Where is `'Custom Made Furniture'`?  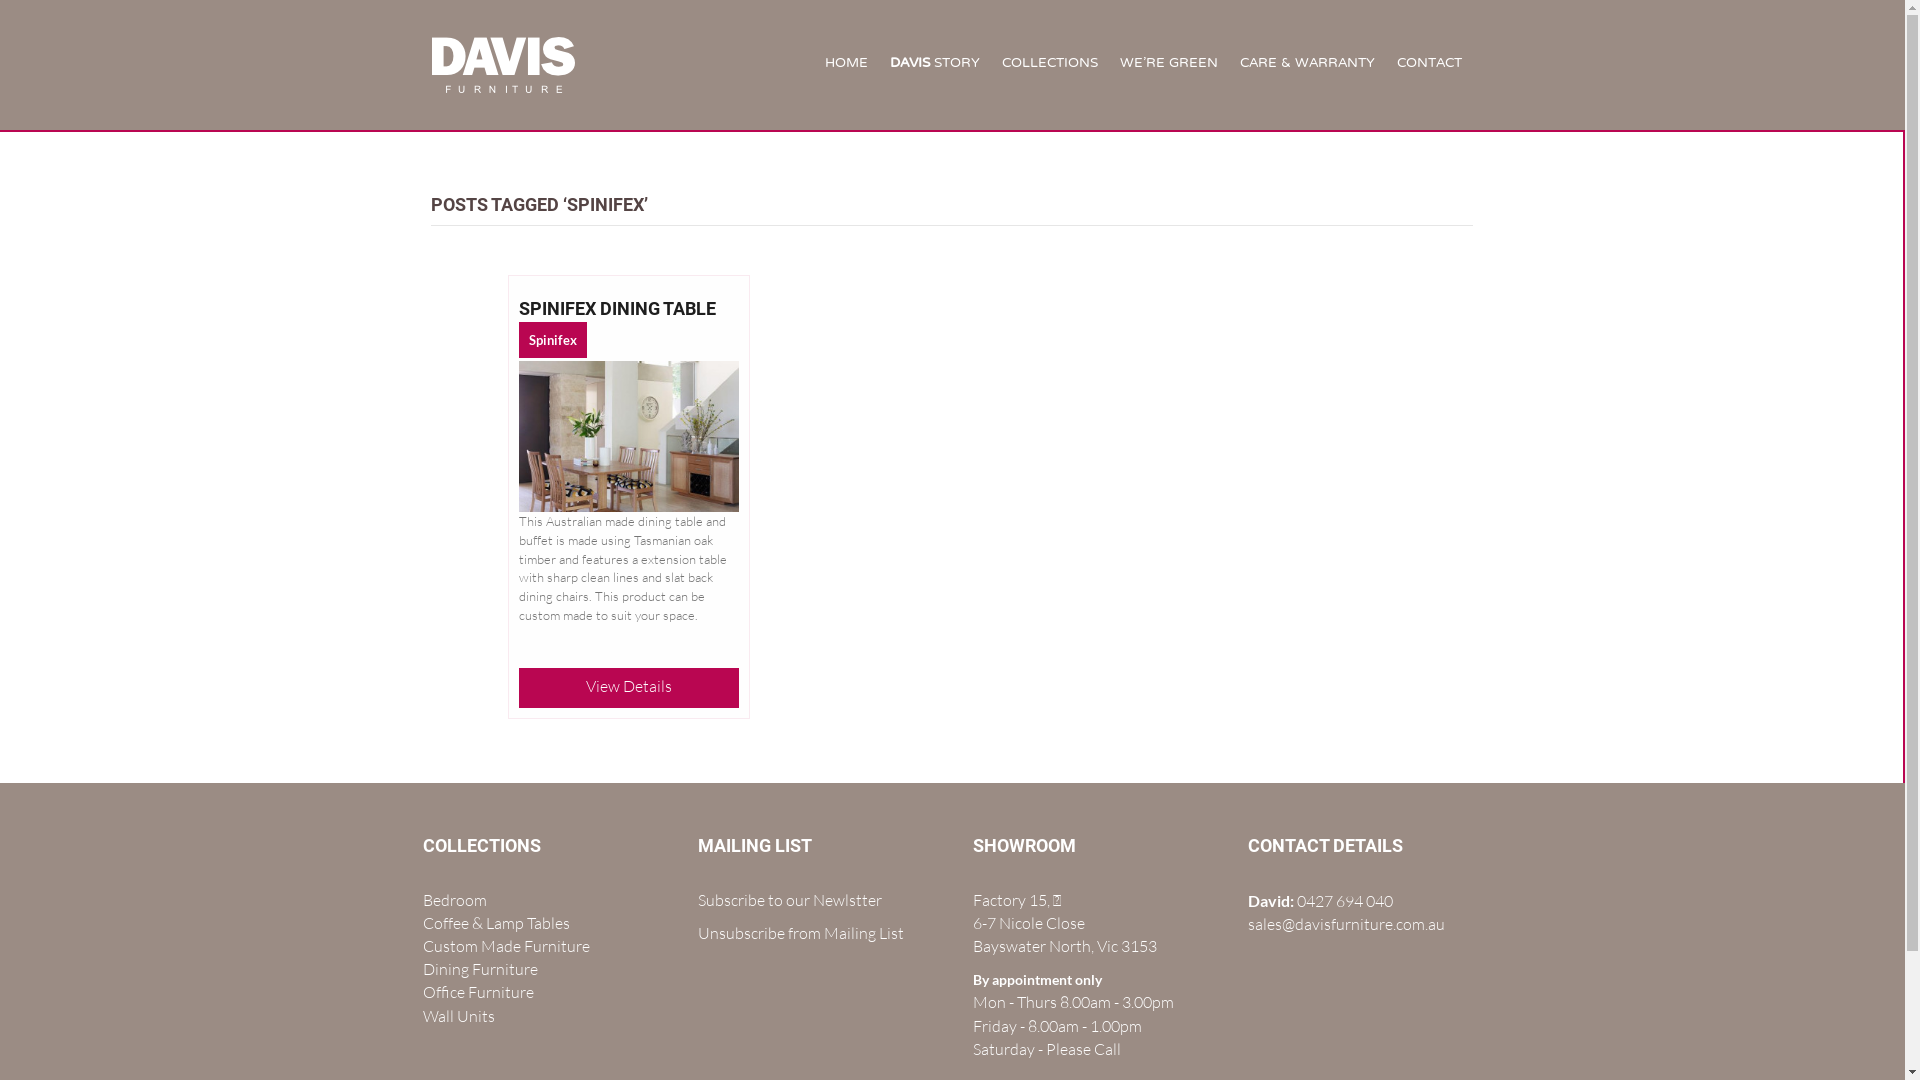
'Custom Made Furniture' is located at coordinates (505, 945).